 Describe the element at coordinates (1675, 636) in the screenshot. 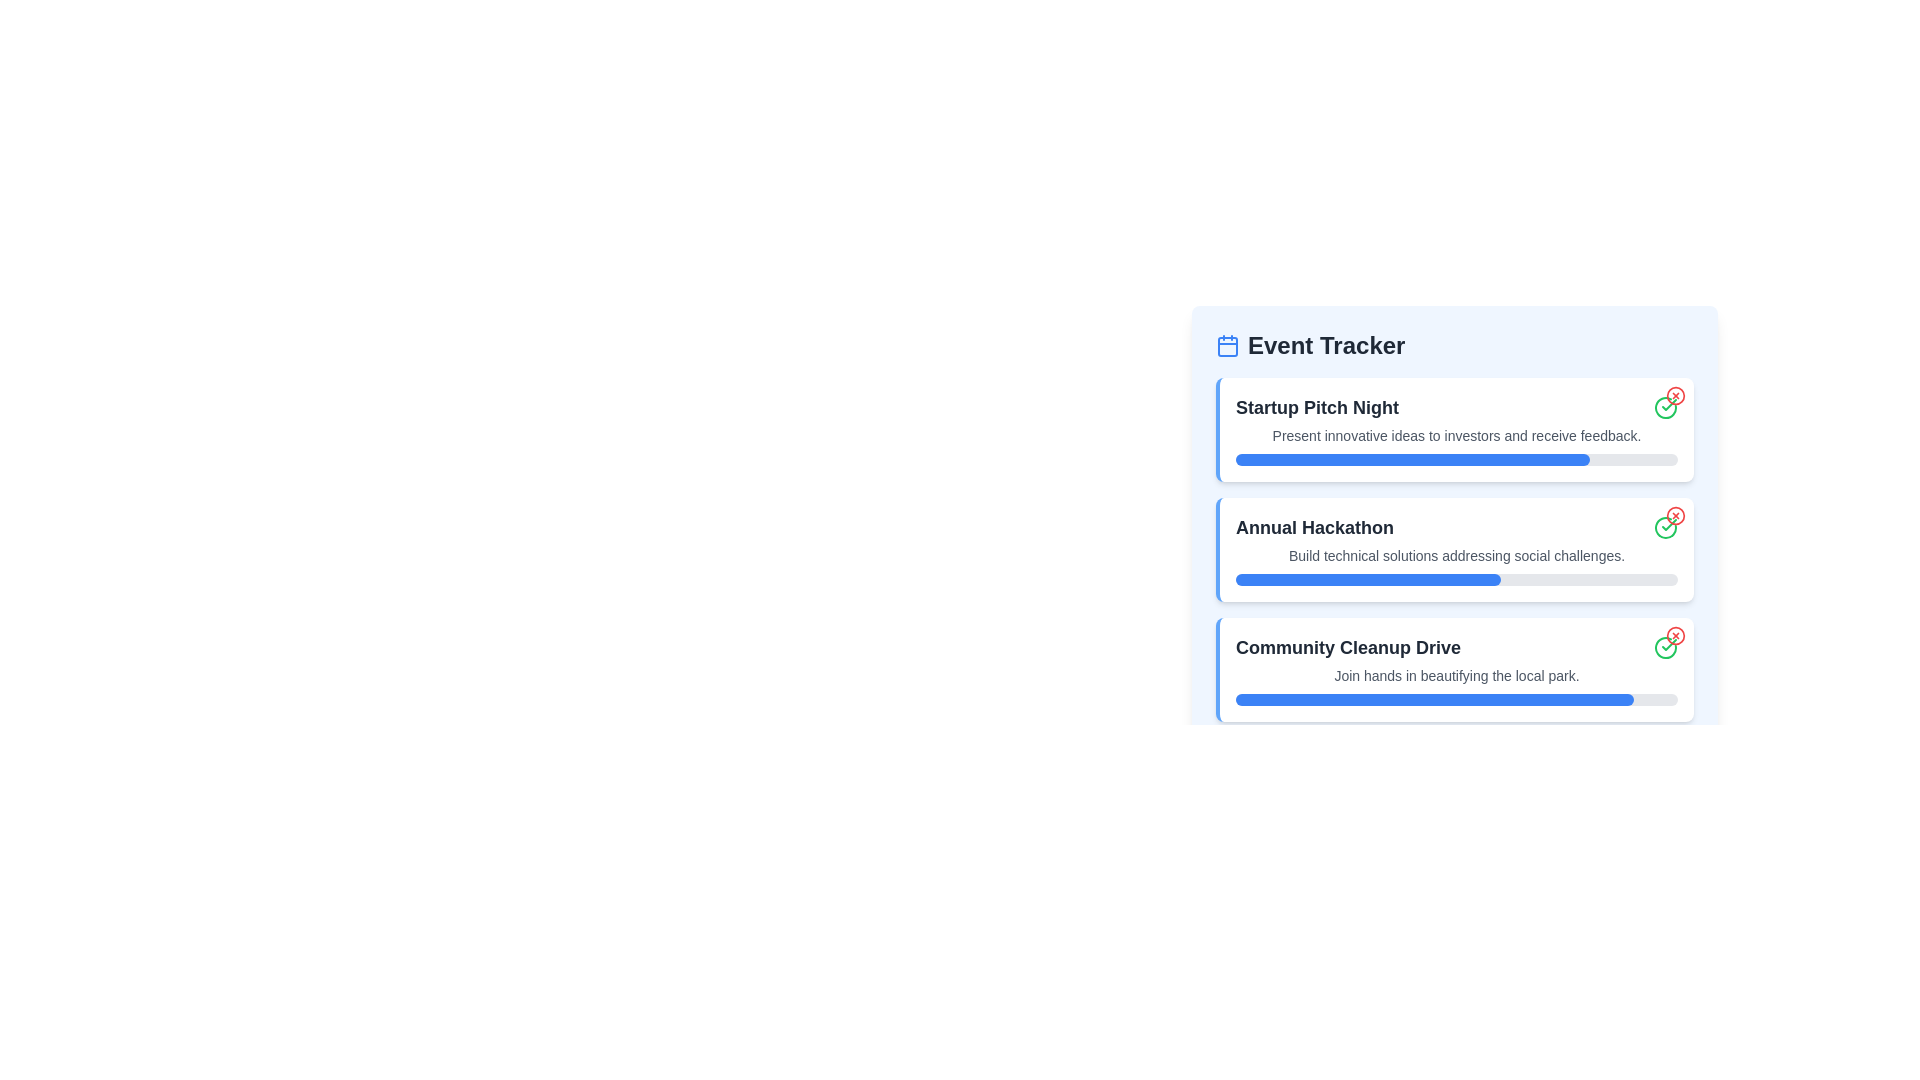

I see `the small red 'X' button in the top-right corner of the 'Community Cleanup Drive' card` at that location.